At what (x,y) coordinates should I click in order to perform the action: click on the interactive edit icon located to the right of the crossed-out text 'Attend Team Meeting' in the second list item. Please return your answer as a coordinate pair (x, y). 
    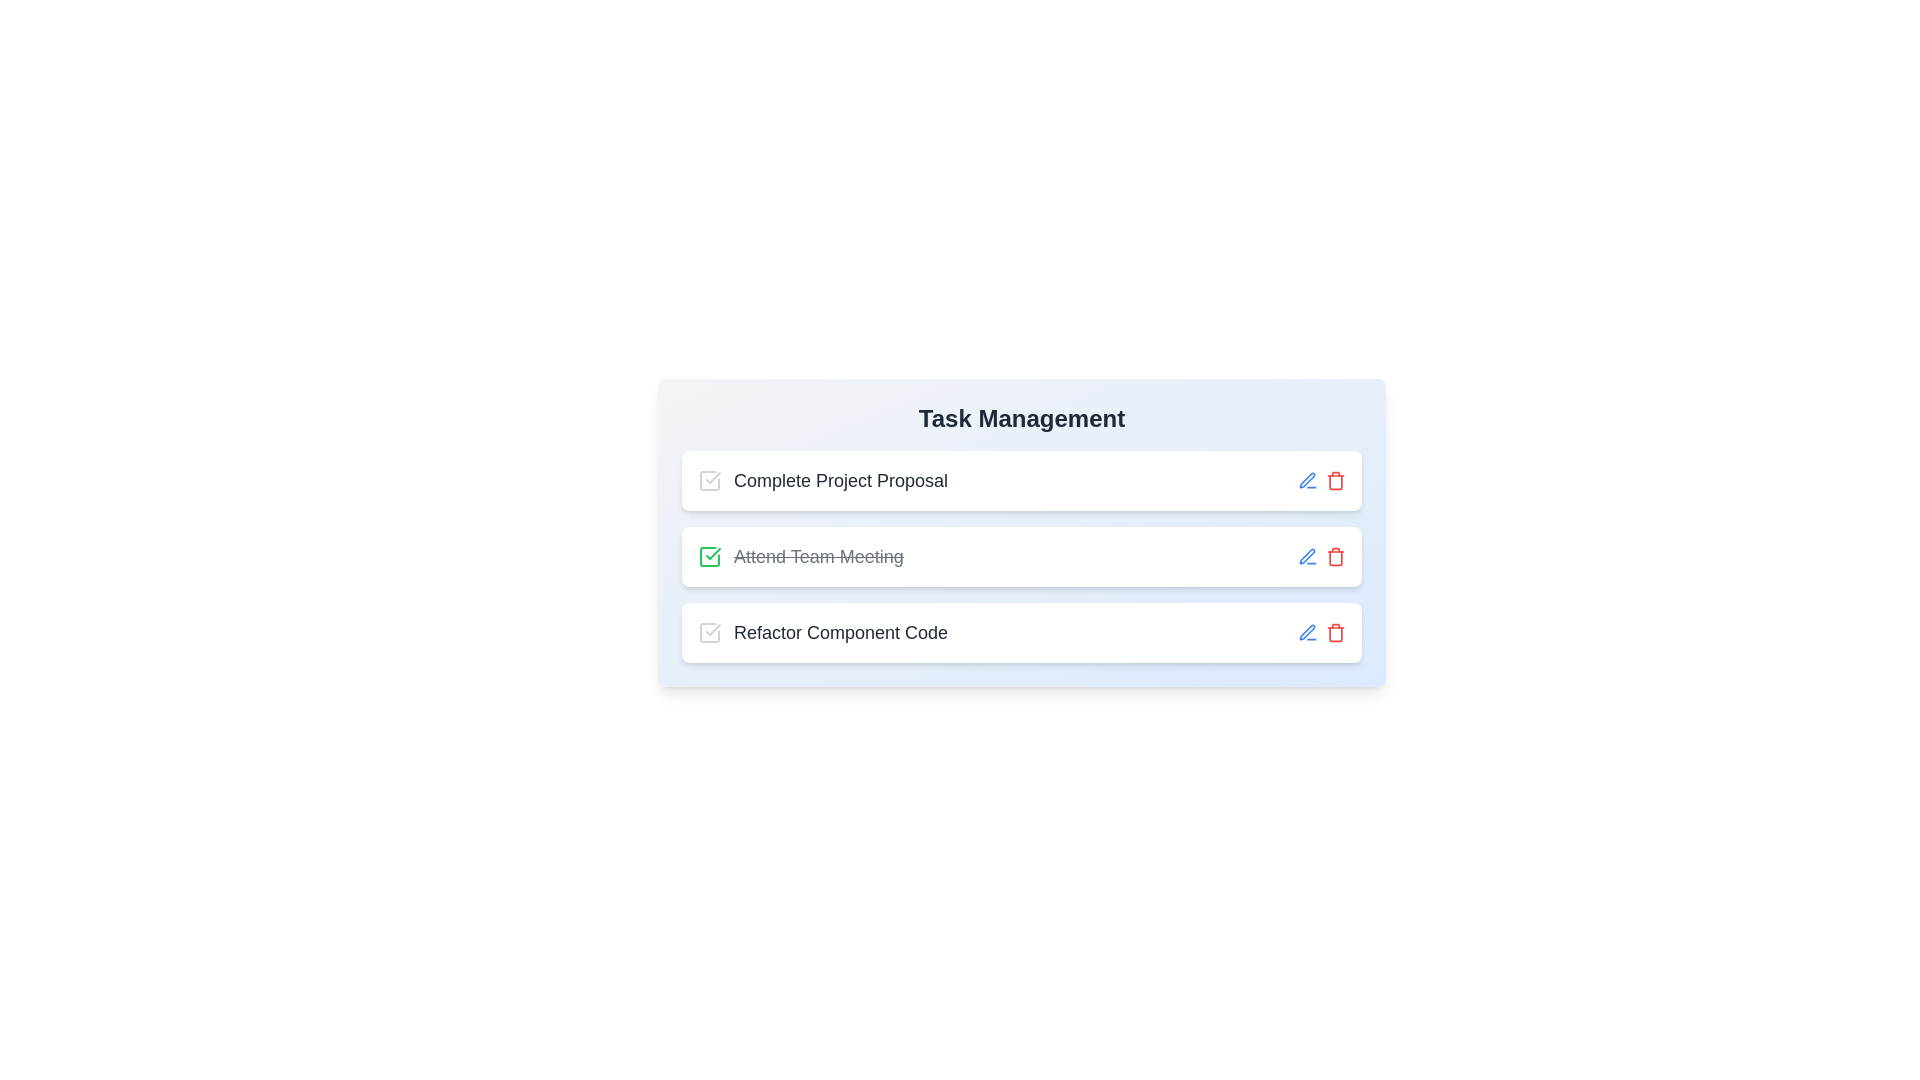
    Looking at the image, I should click on (1307, 480).